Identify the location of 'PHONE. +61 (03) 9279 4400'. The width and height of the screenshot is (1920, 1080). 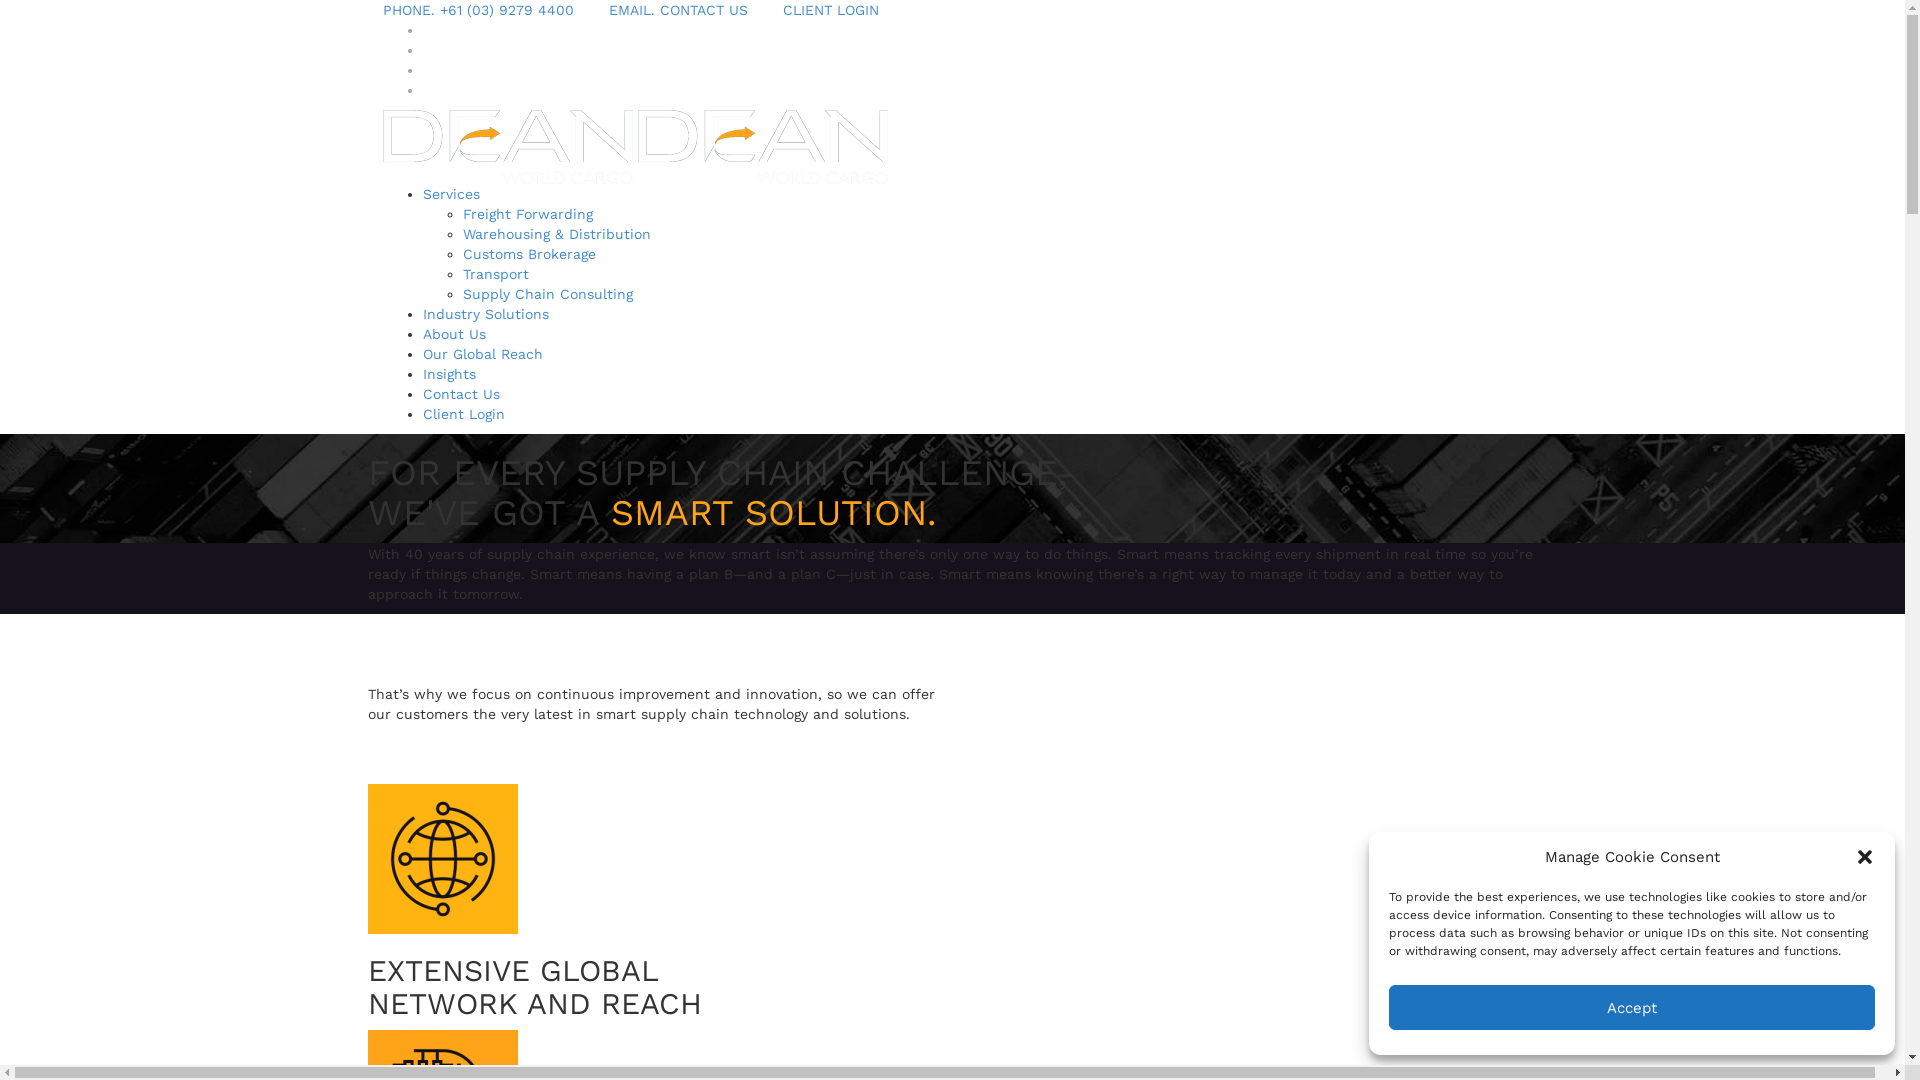
(476, 10).